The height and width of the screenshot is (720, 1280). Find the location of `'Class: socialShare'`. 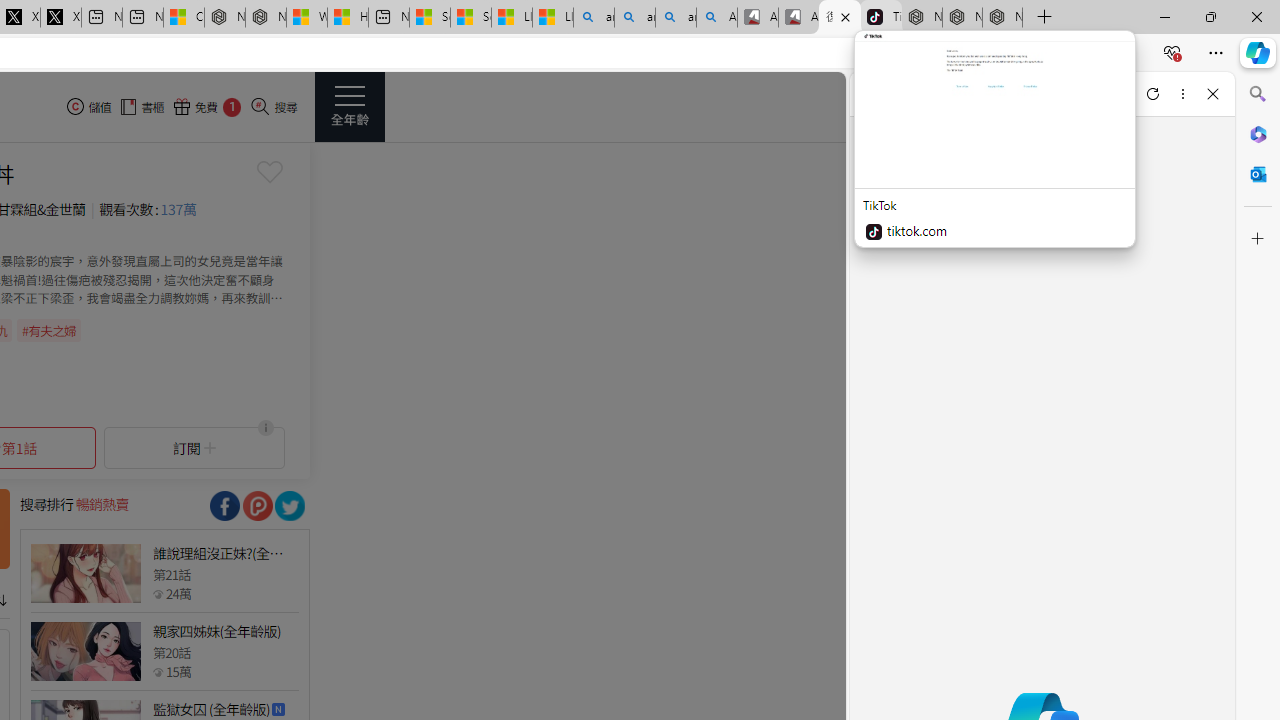

'Class: socialShare' is located at coordinates (288, 505).